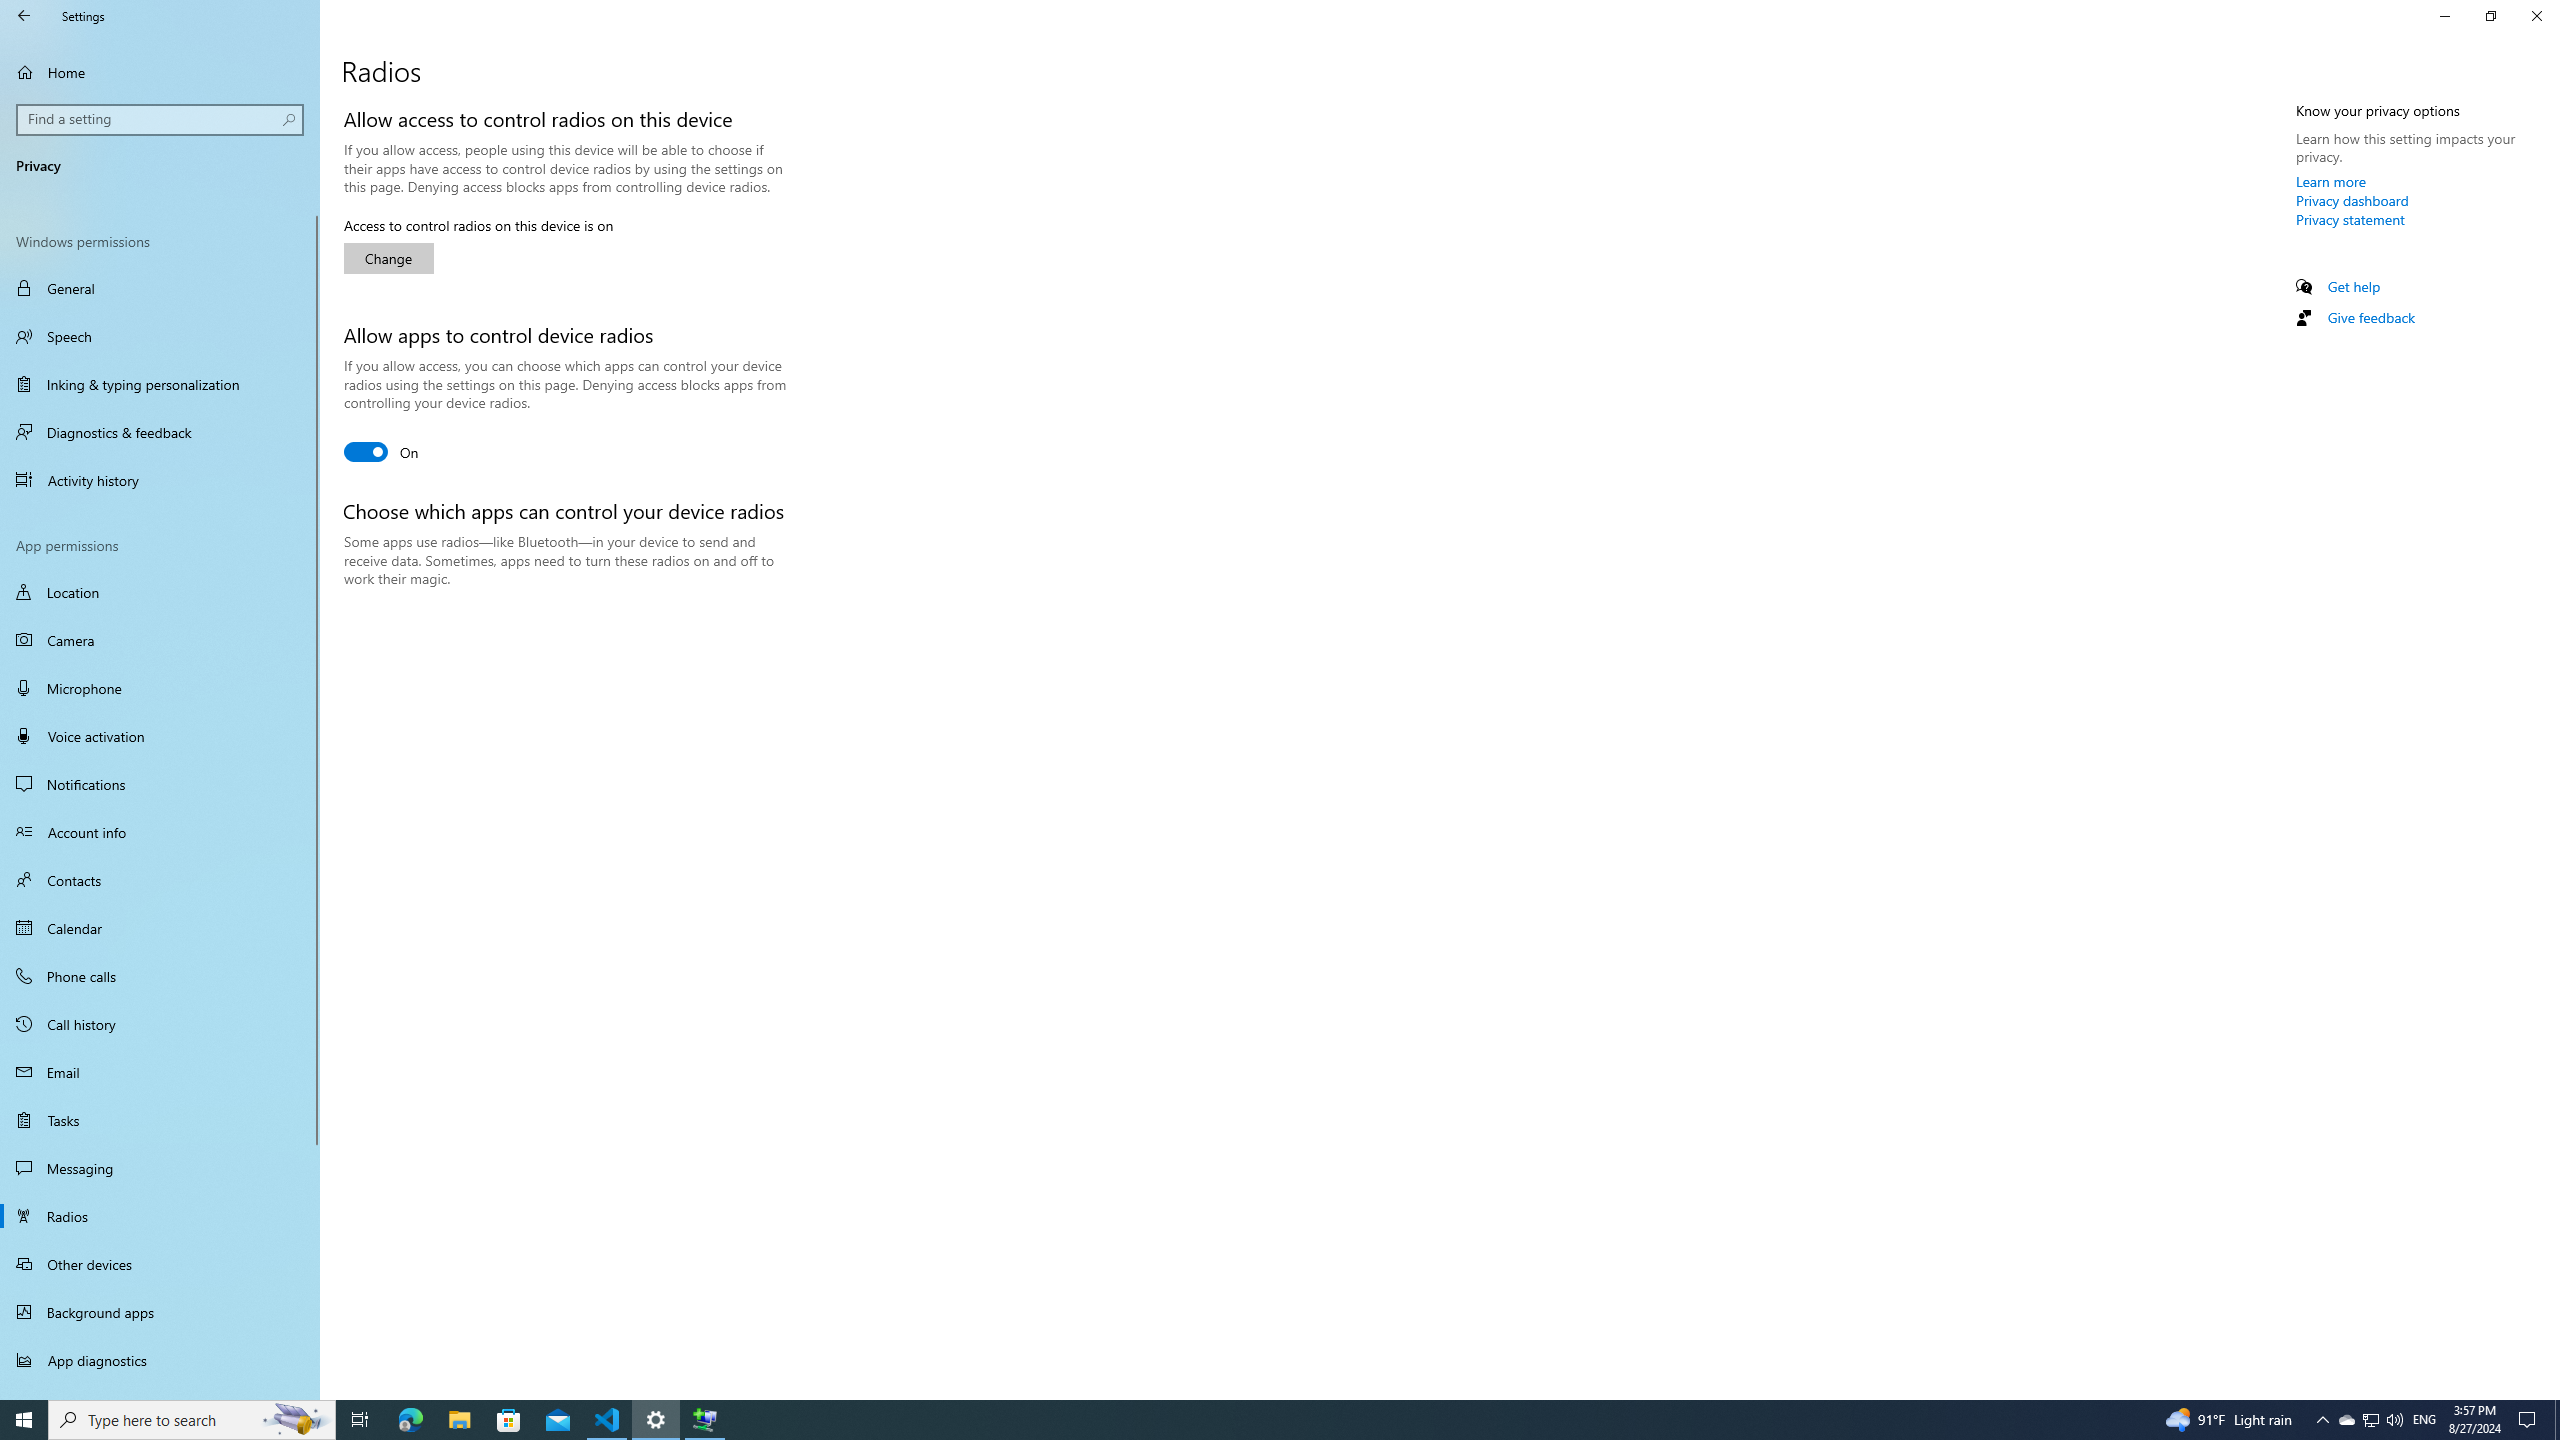  Describe the element at coordinates (2323, 1418) in the screenshot. I see `'Notification Chevron'` at that location.